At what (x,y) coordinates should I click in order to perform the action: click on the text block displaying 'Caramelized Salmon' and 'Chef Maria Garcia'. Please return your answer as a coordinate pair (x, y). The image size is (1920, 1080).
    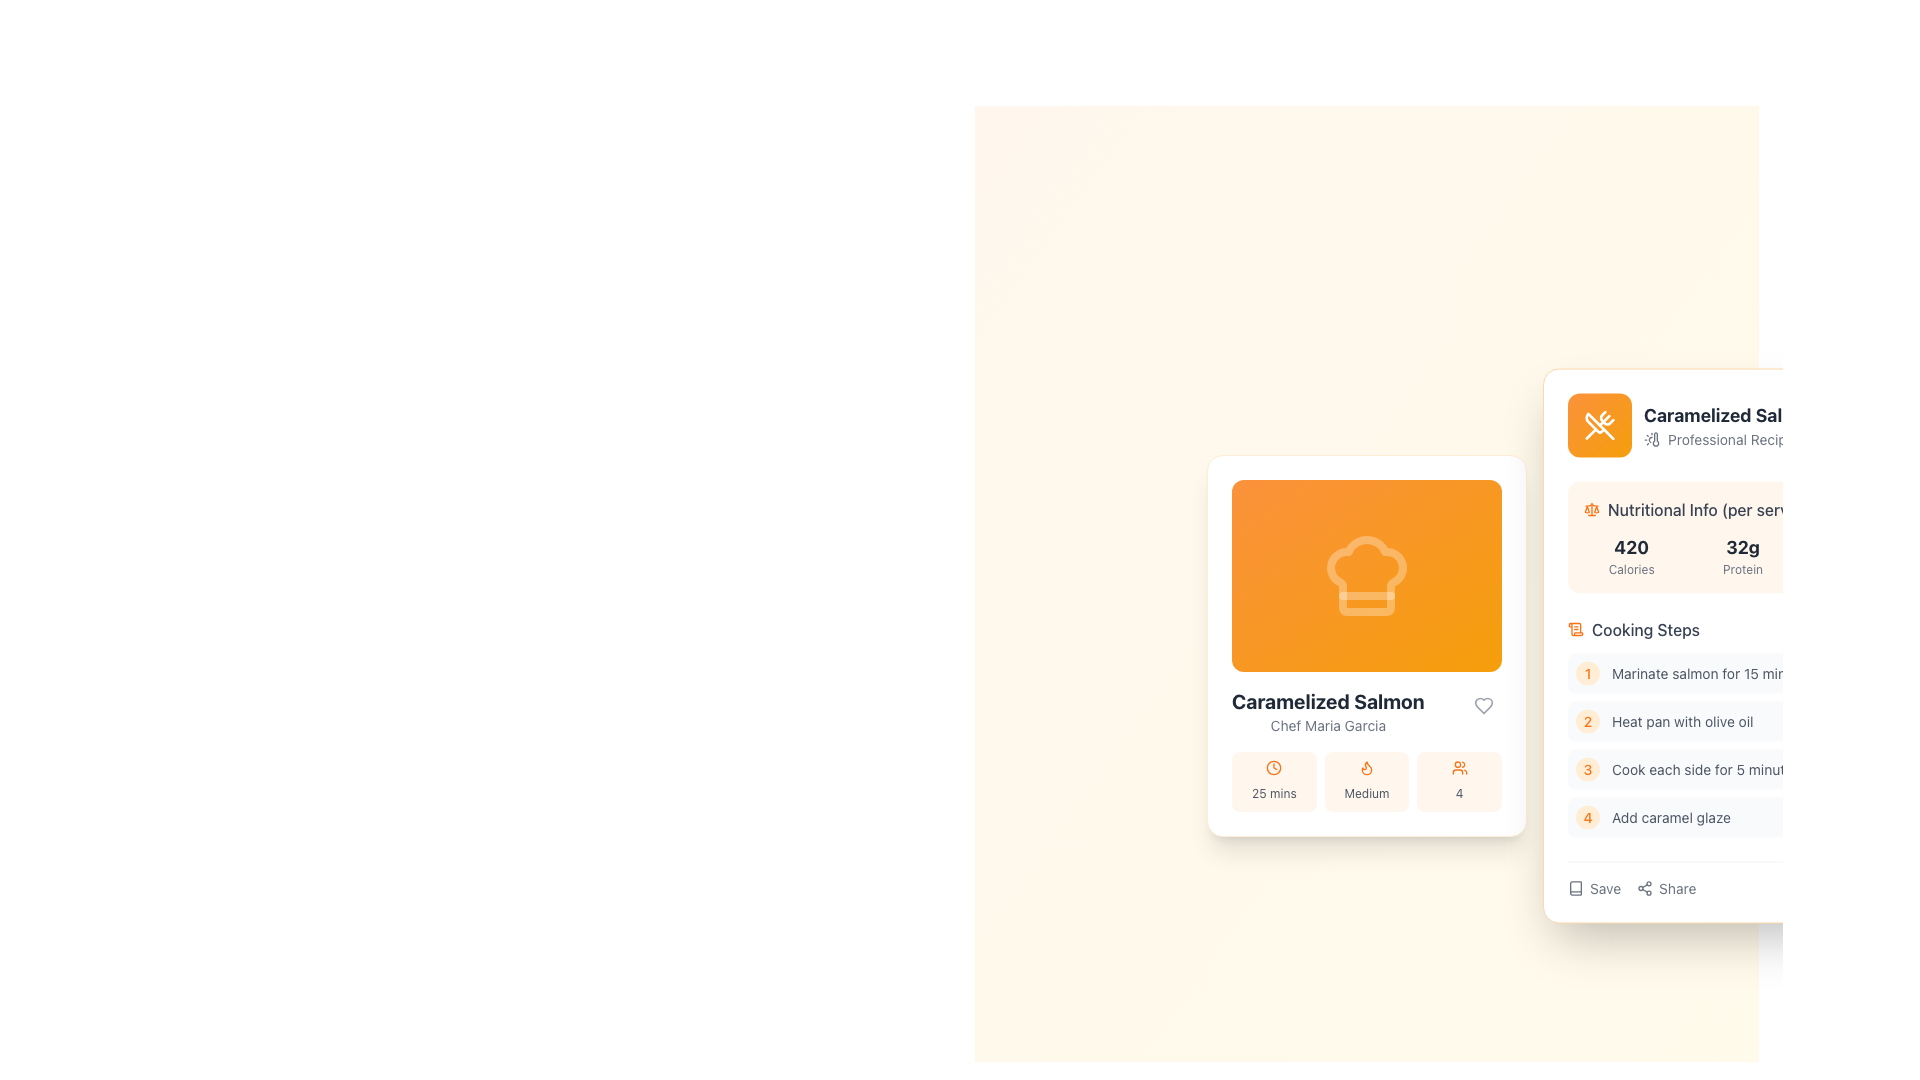
    Looking at the image, I should click on (1328, 711).